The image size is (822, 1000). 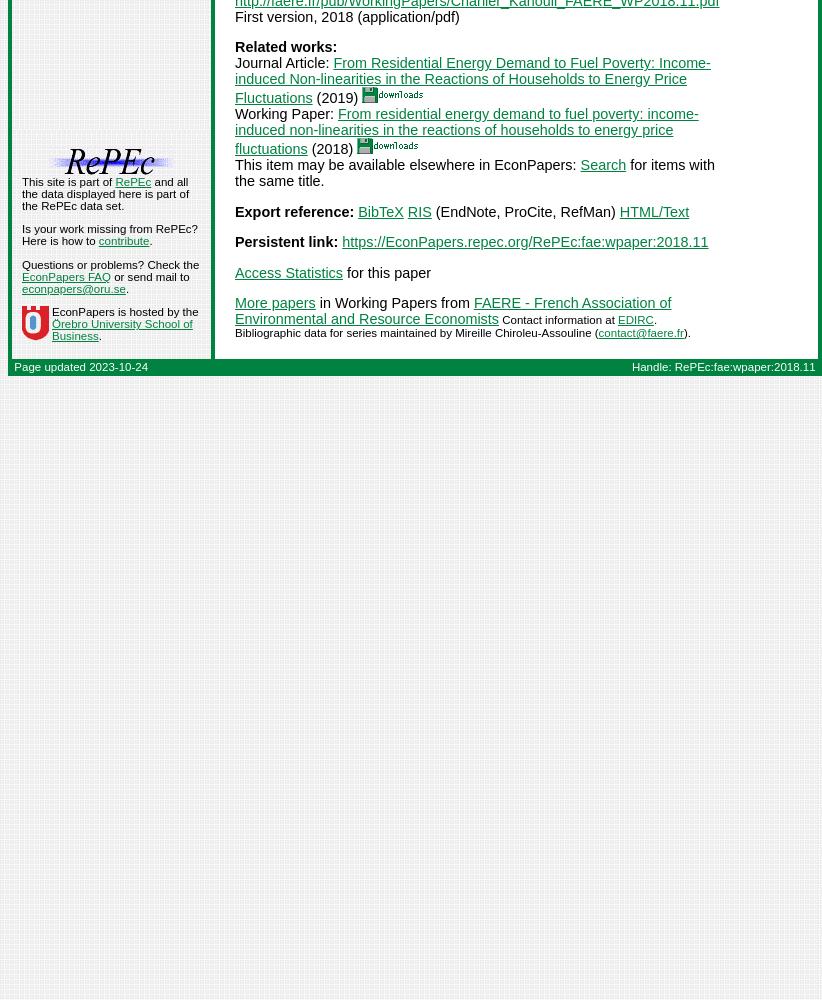 I want to click on 'RePEc', so click(x=132, y=181).